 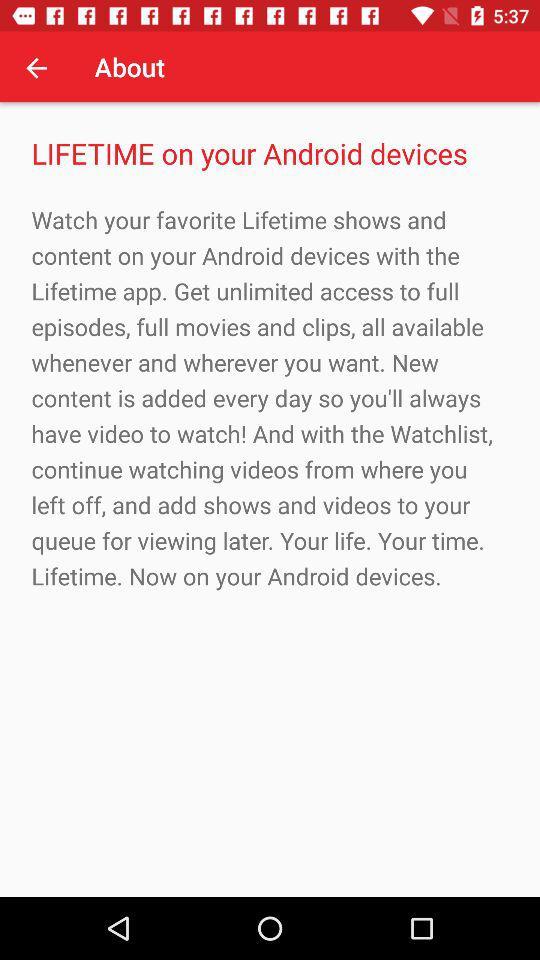 I want to click on item next to the about item, so click(x=36, y=67).